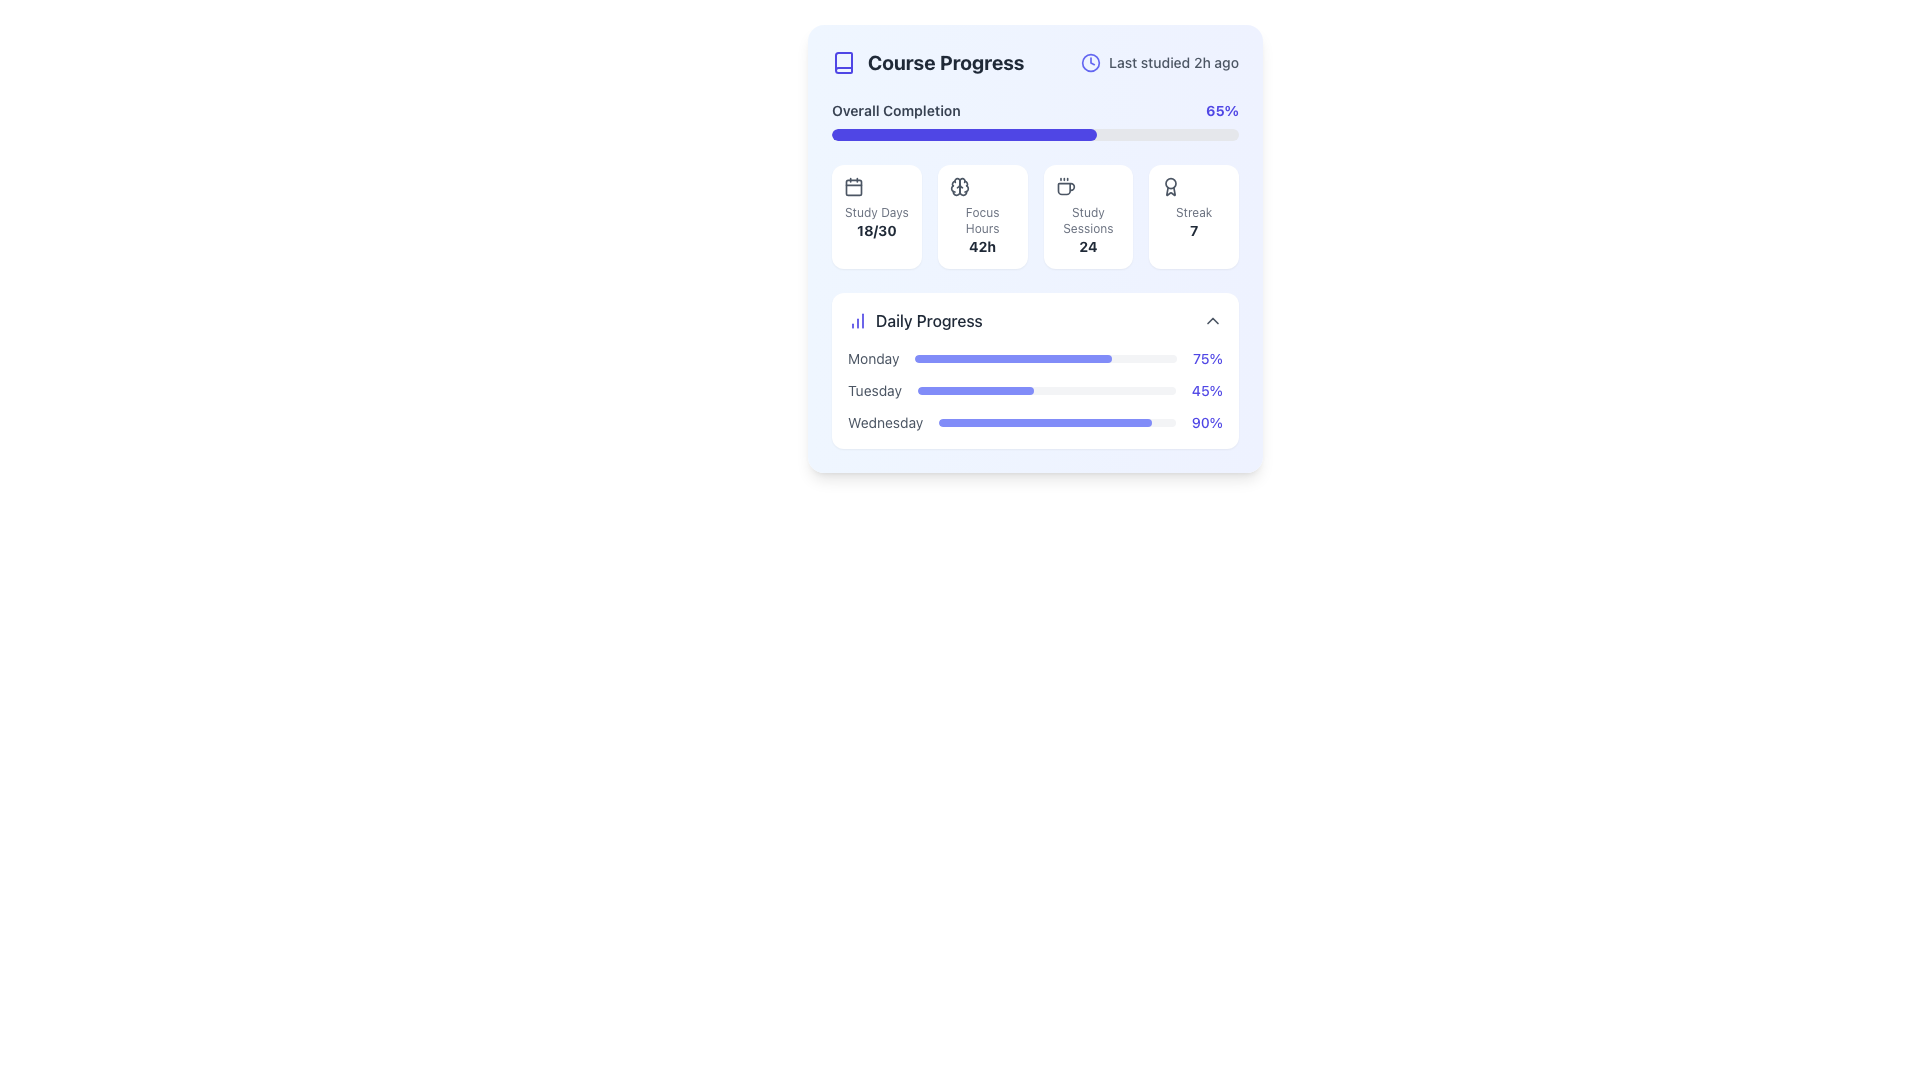  What do you see at coordinates (854, 186) in the screenshot?
I see `the inner rectangle icon within the calendar icon located to the left of the 'Study Days' text in the first card of the interface` at bounding box center [854, 186].